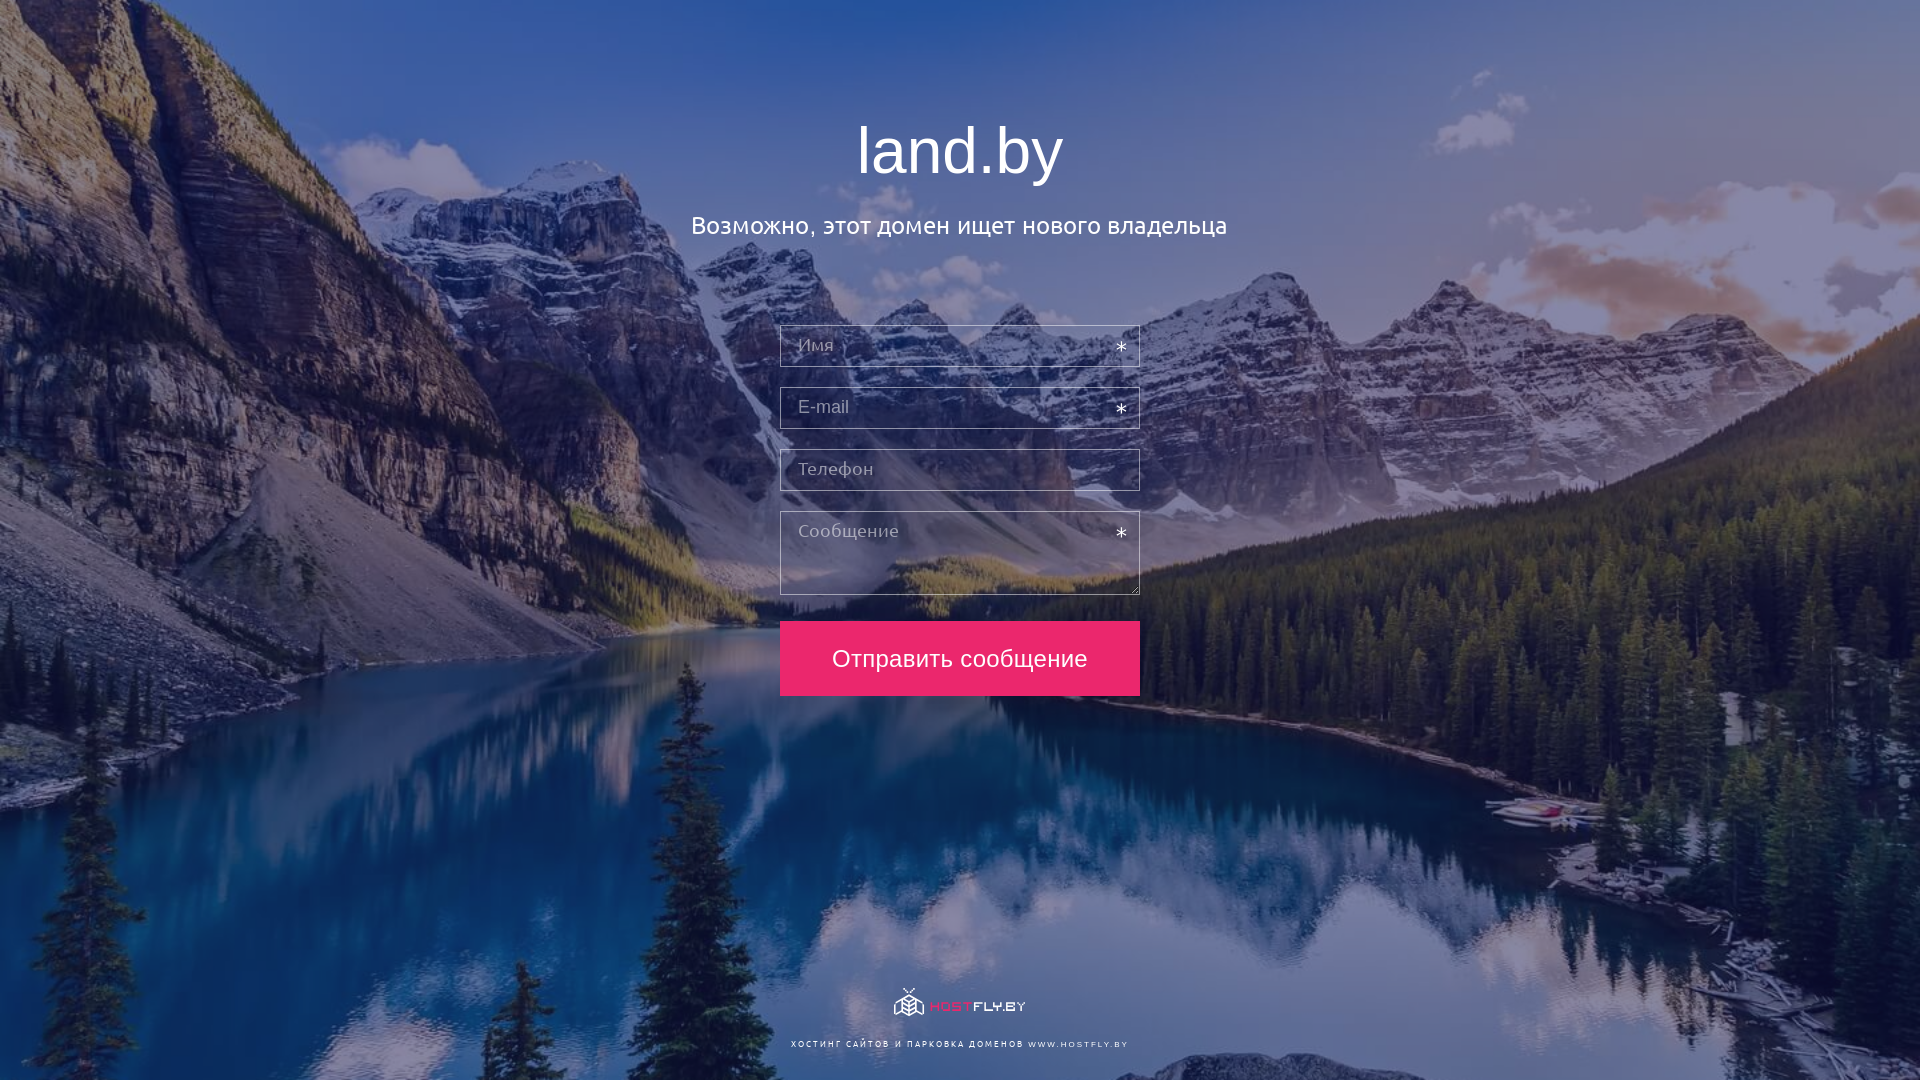 This screenshot has height=1080, width=1920. Describe the element at coordinates (1077, 1043) in the screenshot. I see `'WWW.HOSTFLY.BY'` at that location.